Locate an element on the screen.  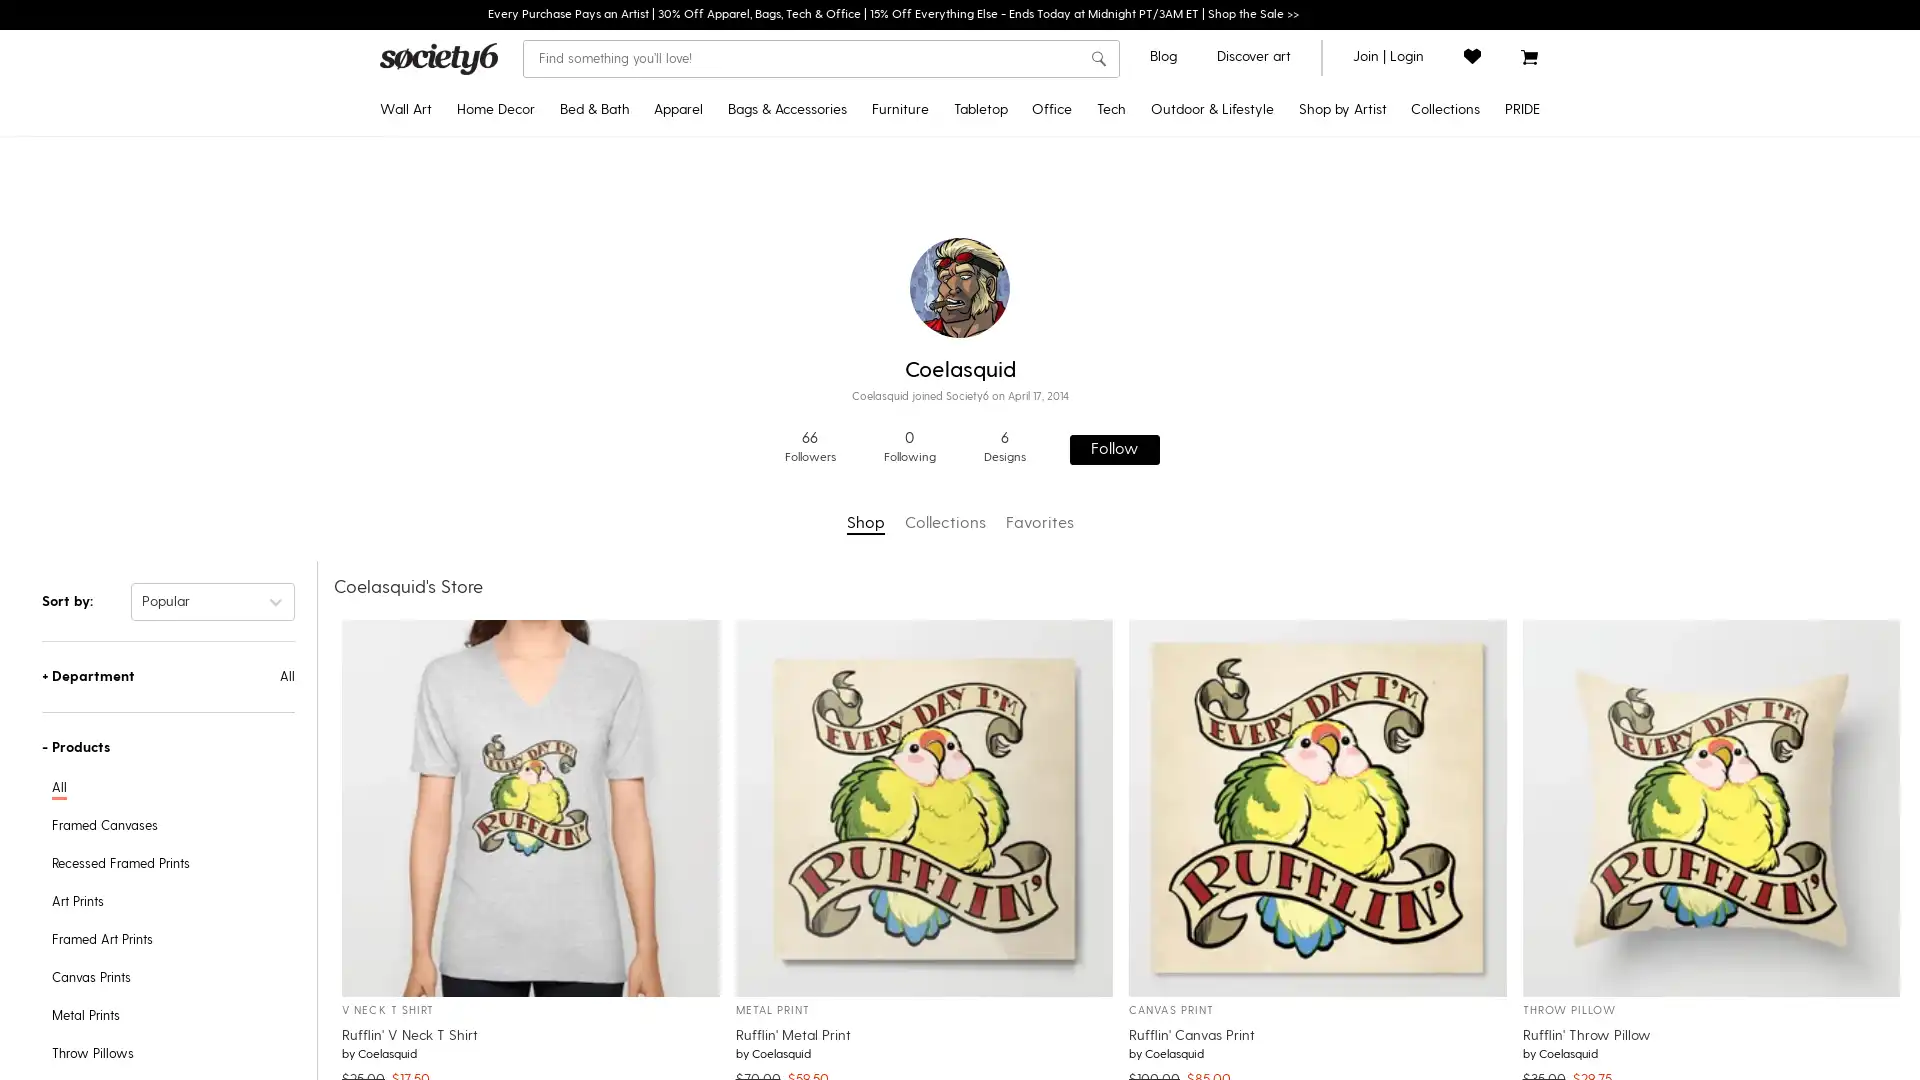
Metal Prints is located at coordinates (470, 416).